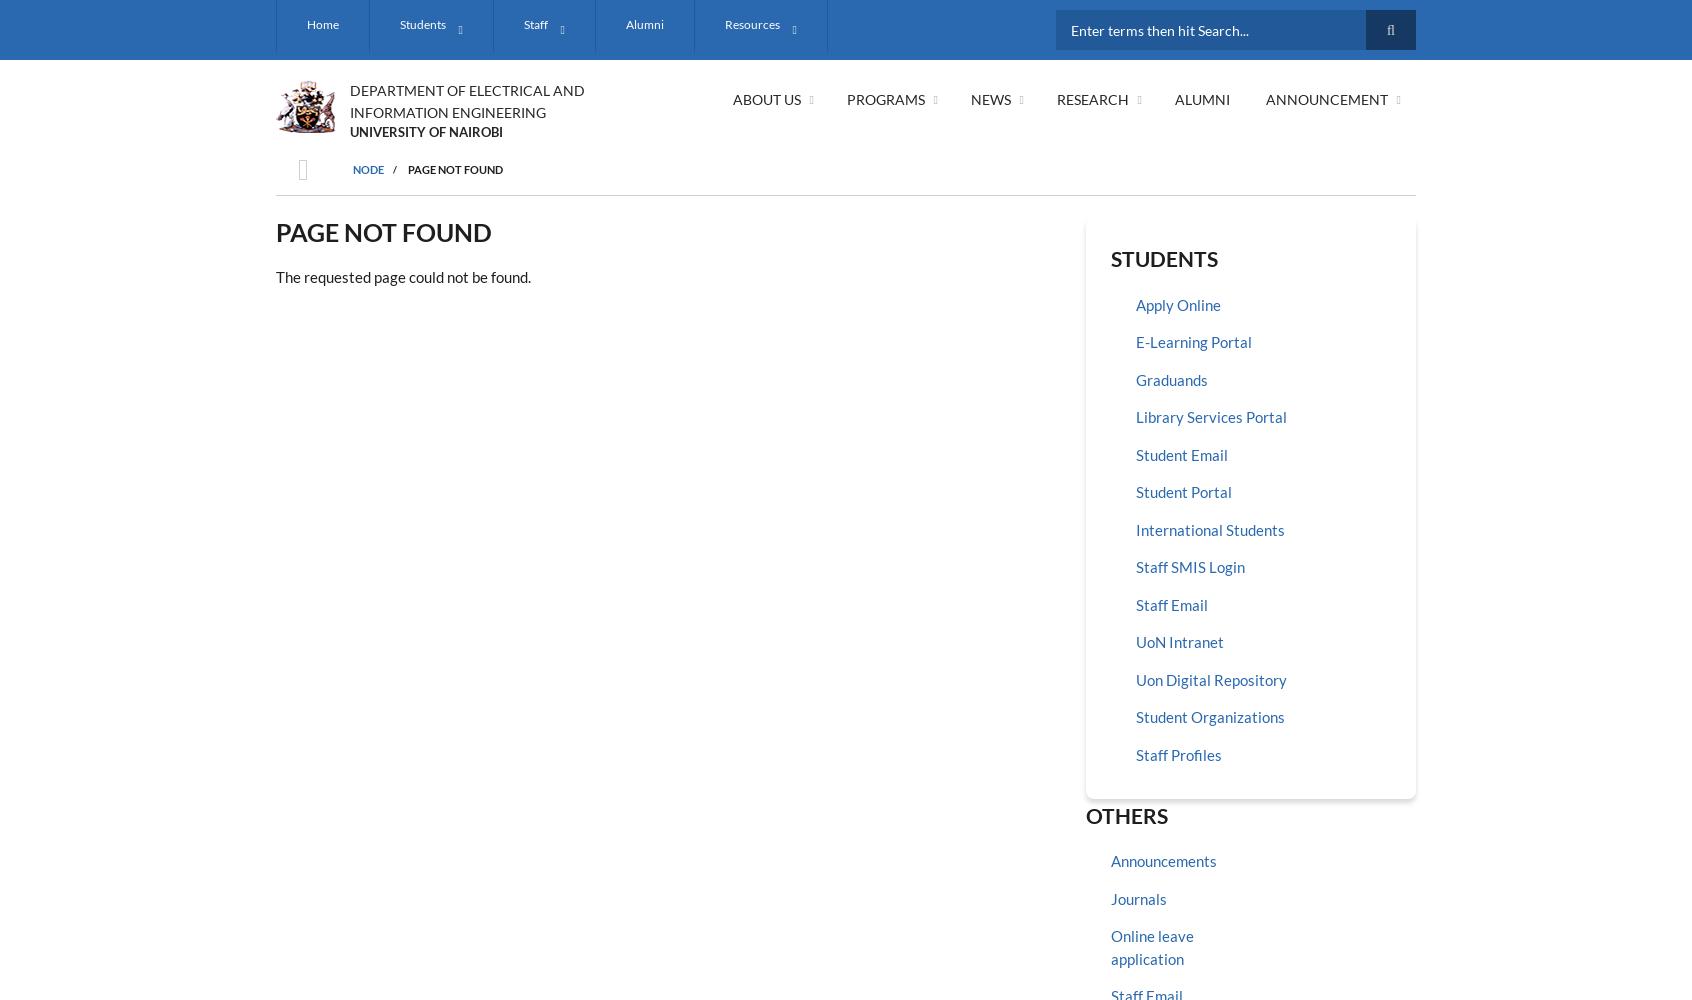 The image size is (1692, 1000). I want to click on 'The requested page could not be found.', so click(403, 277).